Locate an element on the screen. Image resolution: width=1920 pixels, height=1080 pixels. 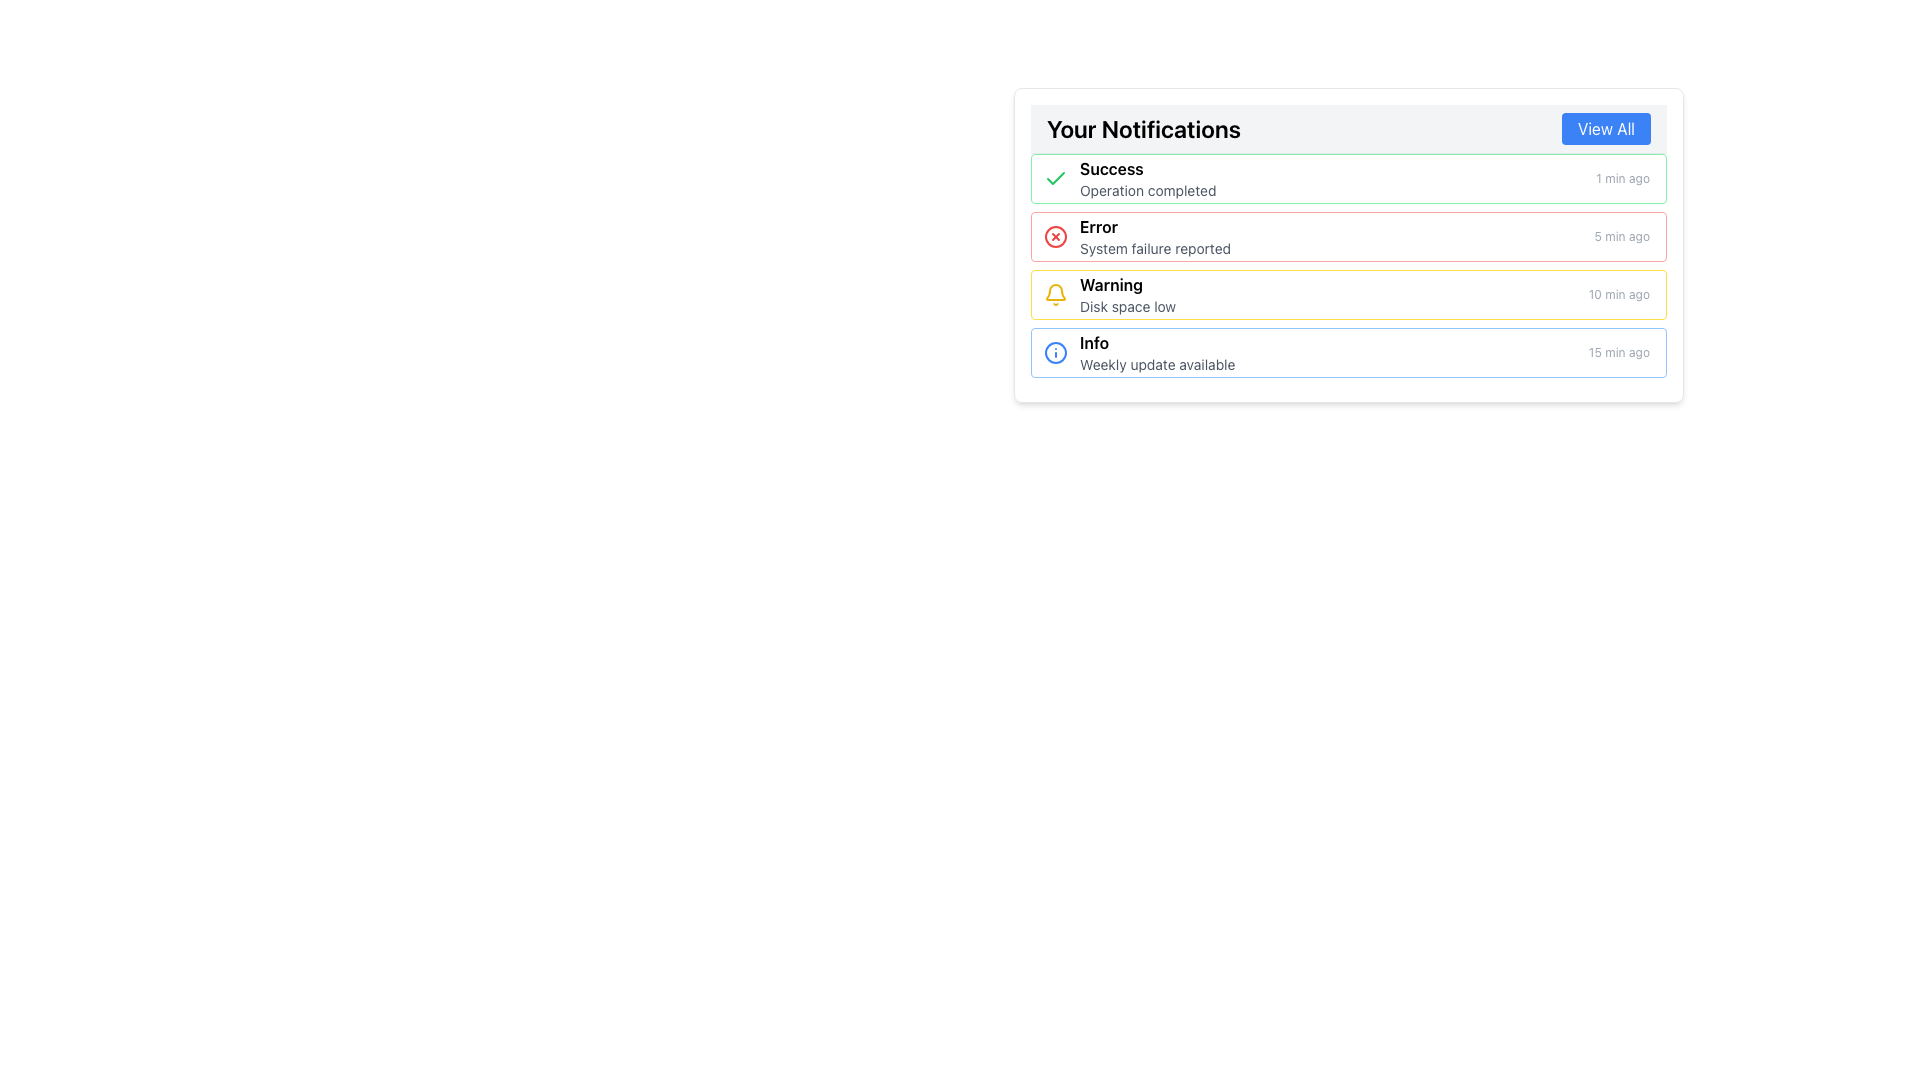
the warning notification icon located in the third row of the notifications panel under 'Your Notifications'. This icon enhances clarity for users regarding warning notifications is located at coordinates (1055, 294).